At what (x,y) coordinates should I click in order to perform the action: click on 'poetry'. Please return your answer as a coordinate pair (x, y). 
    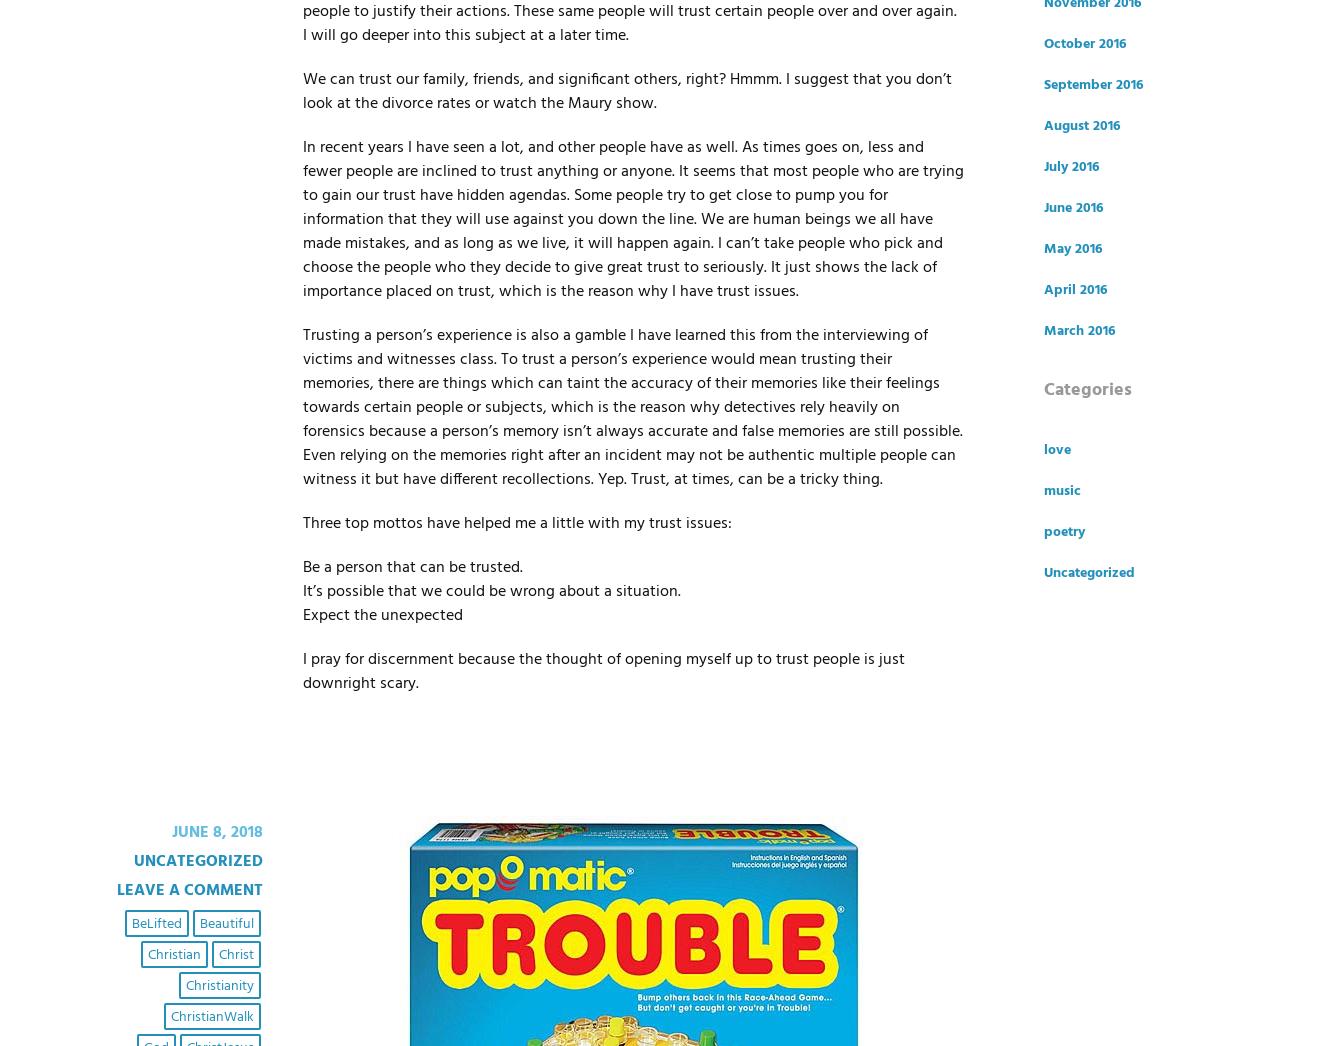
    Looking at the image, I should click on (1064, 531).